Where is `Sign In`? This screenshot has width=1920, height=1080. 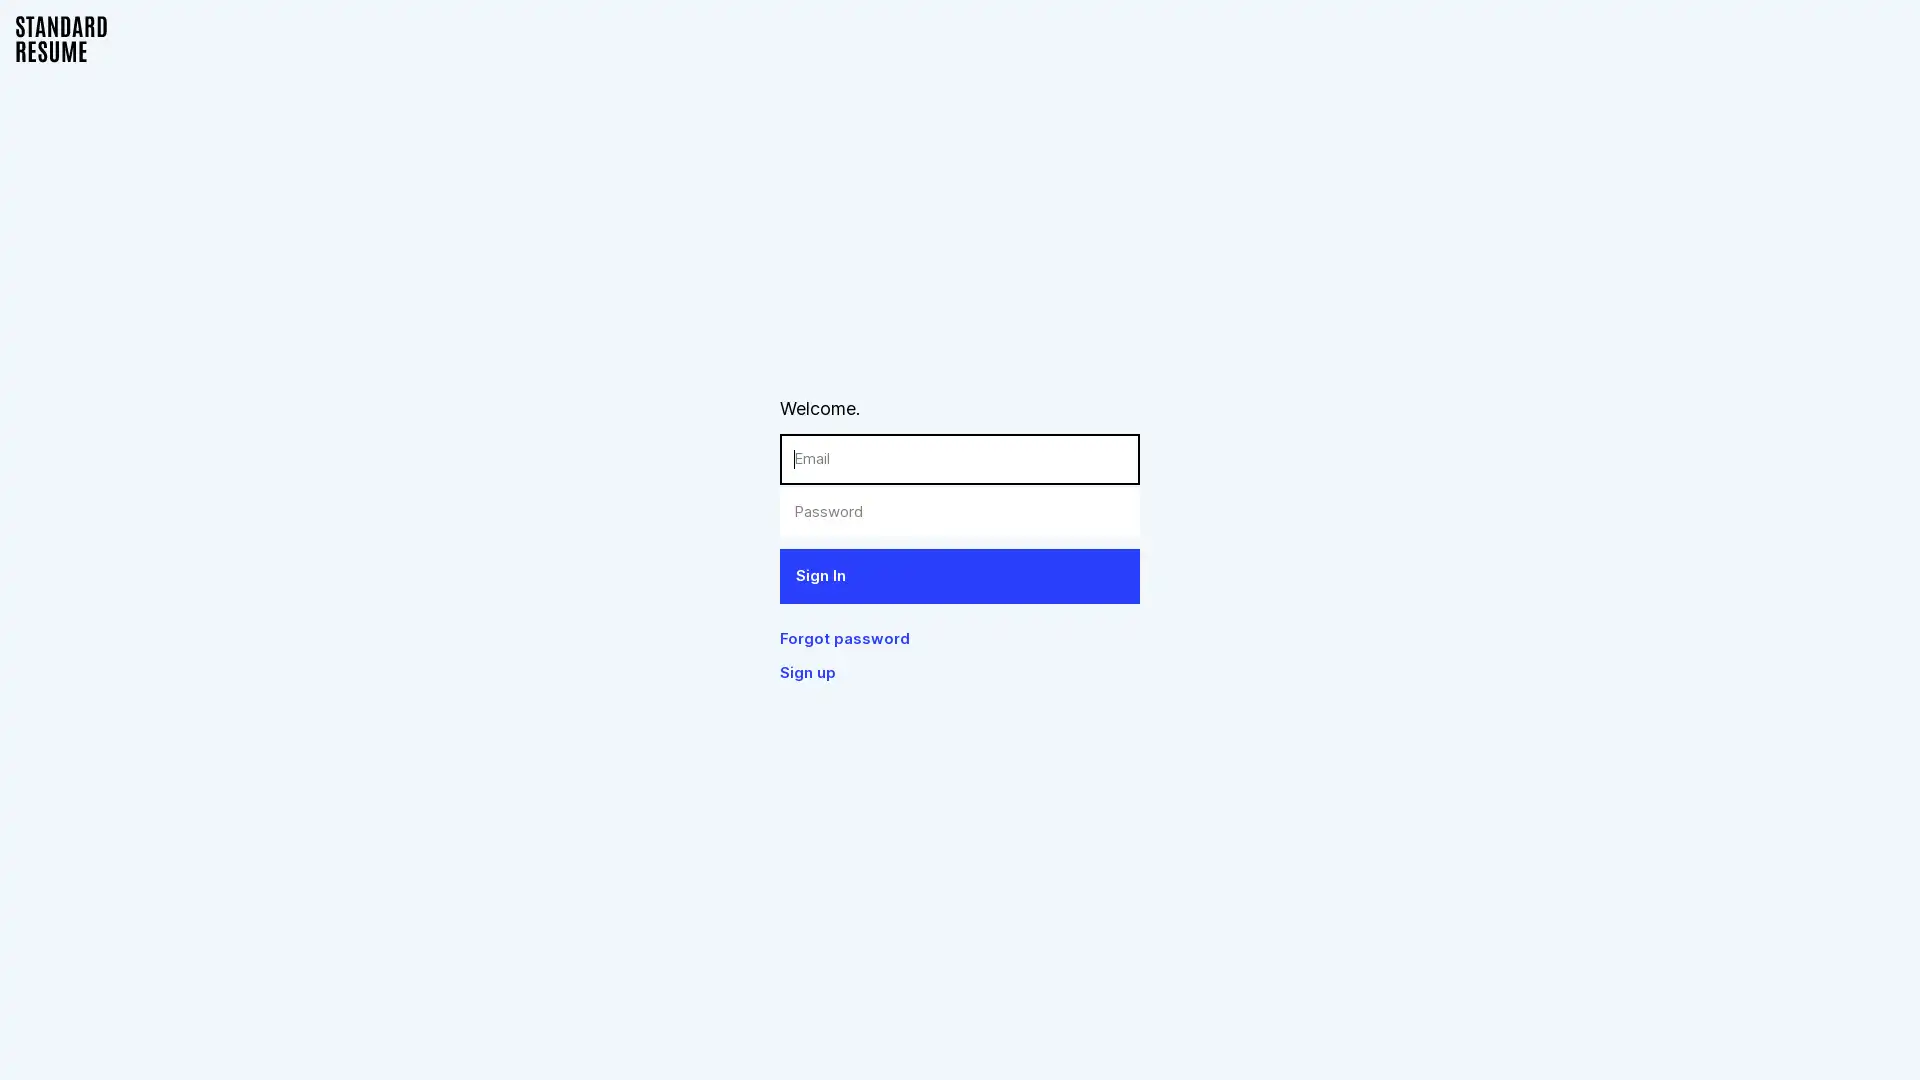
Sign In is located at coordinates (960, 575).